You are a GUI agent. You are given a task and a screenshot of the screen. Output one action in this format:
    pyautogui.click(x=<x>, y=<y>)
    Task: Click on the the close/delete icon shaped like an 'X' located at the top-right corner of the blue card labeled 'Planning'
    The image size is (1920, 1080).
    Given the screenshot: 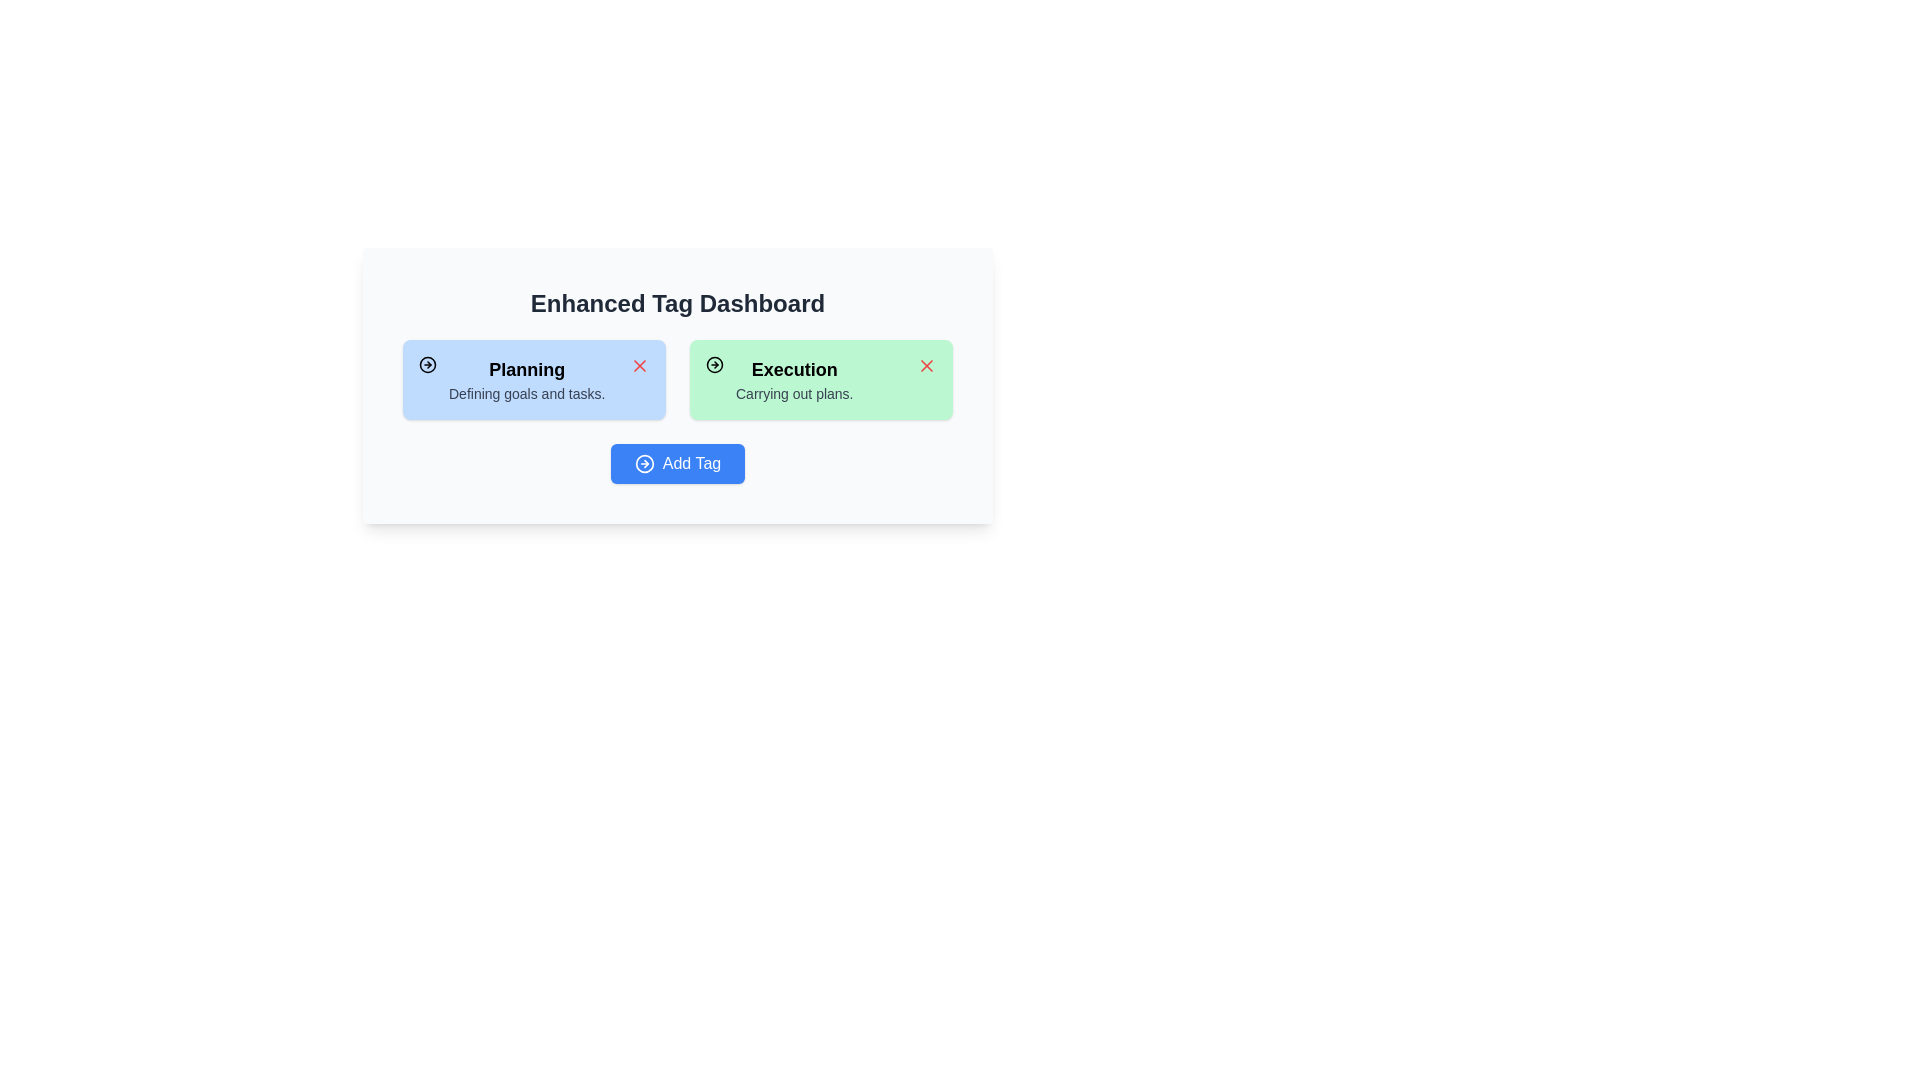 What is the action you would take?
    pyautogui.click(x=638, y=366)
    